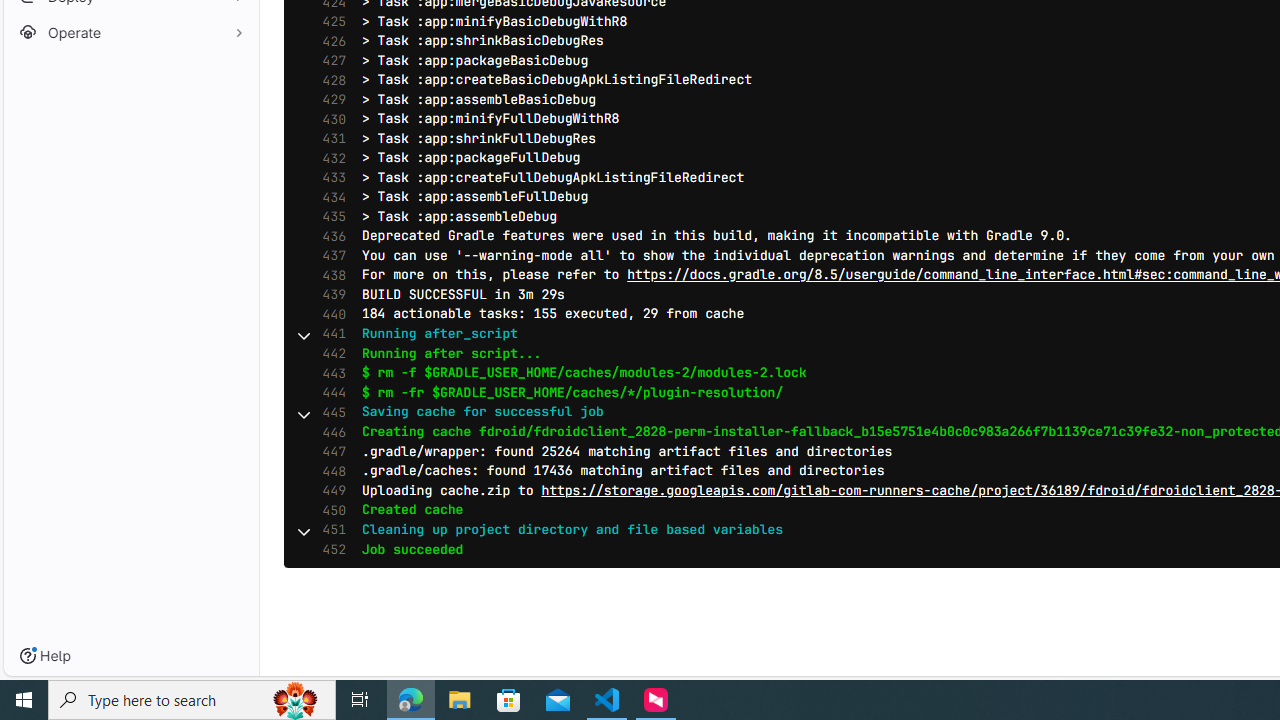  I want to click on '431', so click(329, 137).